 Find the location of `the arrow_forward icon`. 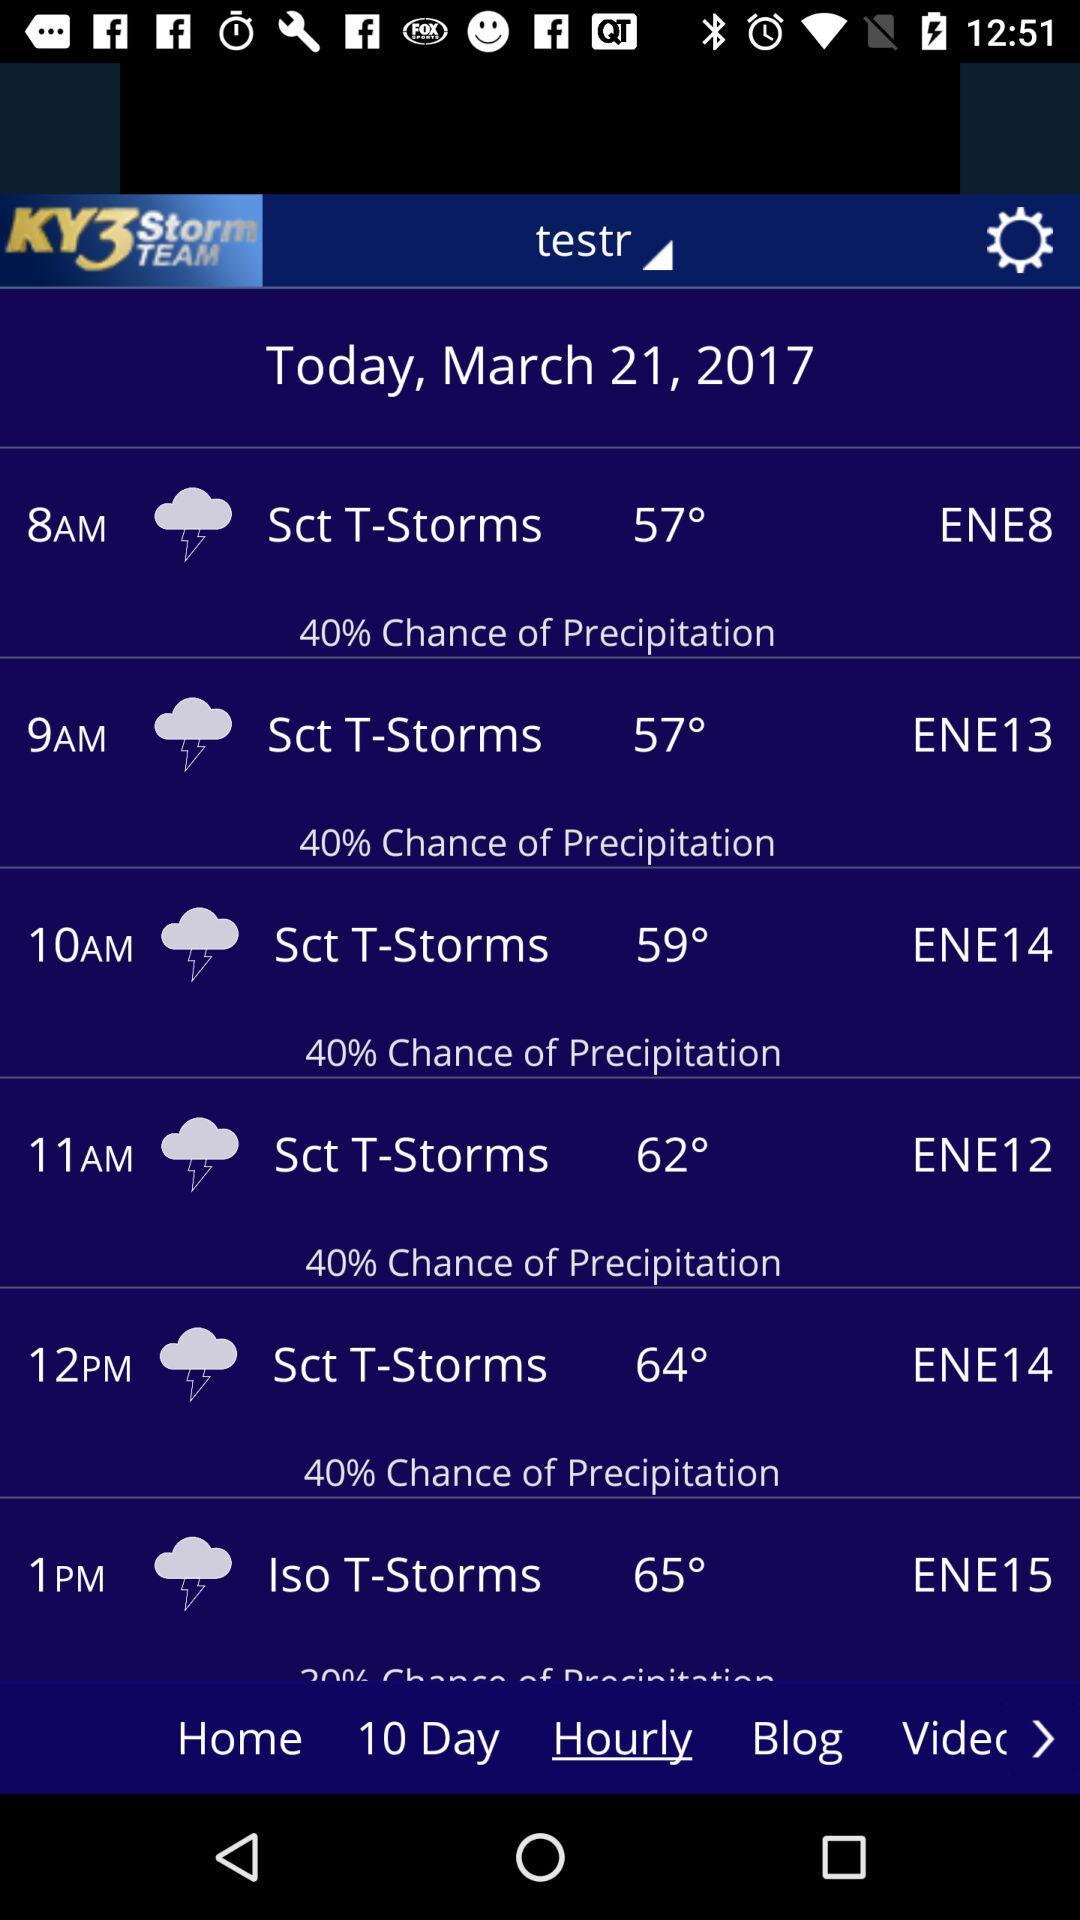

the arrow_forward icon is located at coordinates (1042, 1737).